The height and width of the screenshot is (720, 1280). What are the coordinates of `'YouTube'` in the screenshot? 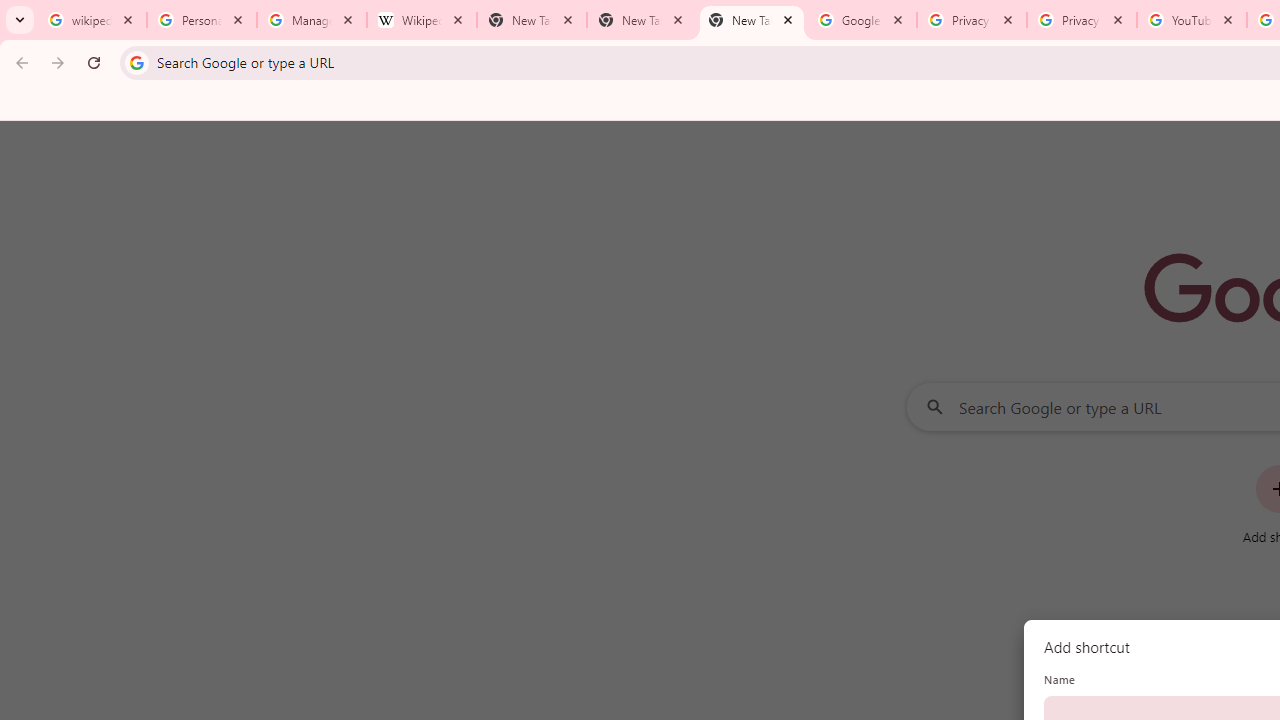 It's located at (1191, 20).